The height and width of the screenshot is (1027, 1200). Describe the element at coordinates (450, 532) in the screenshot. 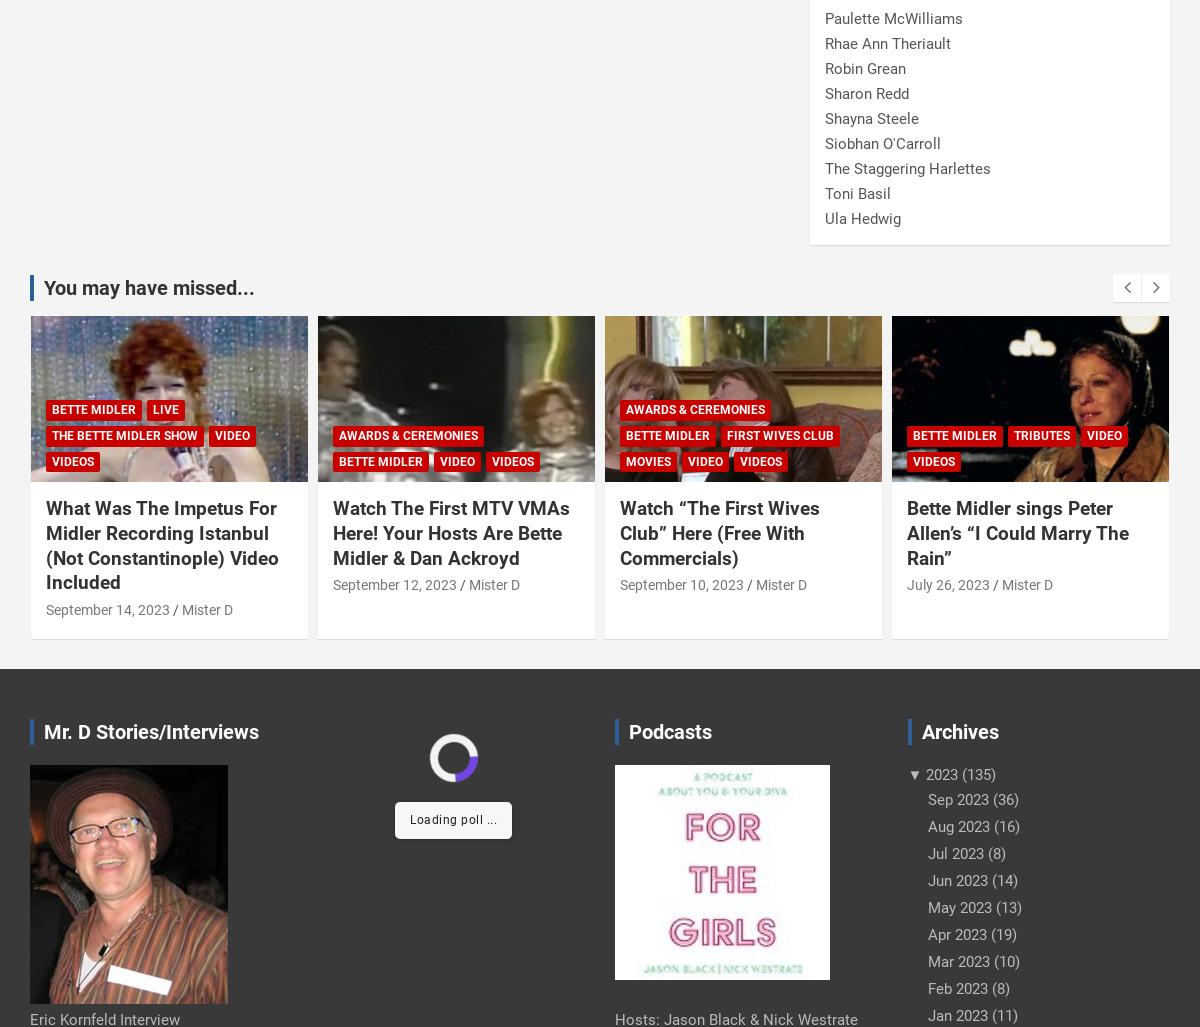

I see `'Watch The First MTV VMAs Here! Your Hosts Are Bette Midler & Dan Ackroyd'` at that location.